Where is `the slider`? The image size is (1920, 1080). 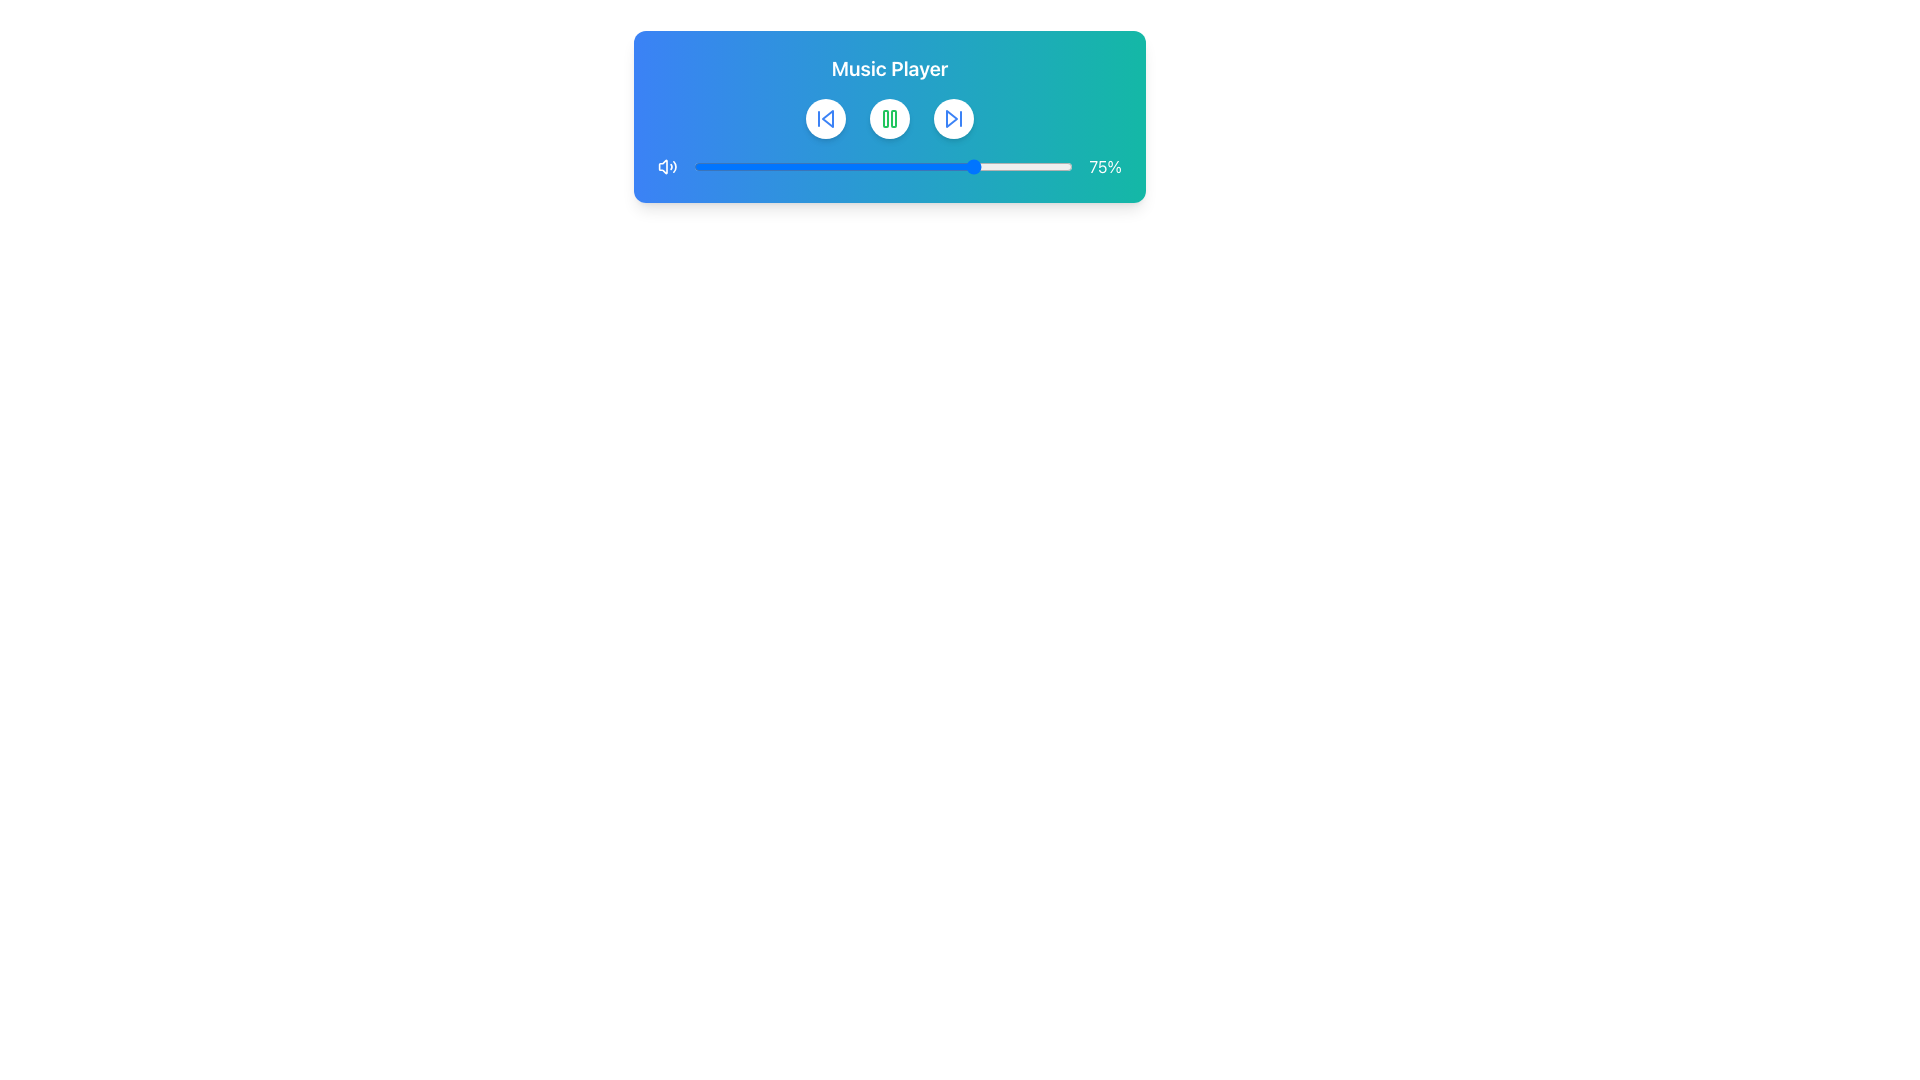 the slider is located at coordinates (963, 165).